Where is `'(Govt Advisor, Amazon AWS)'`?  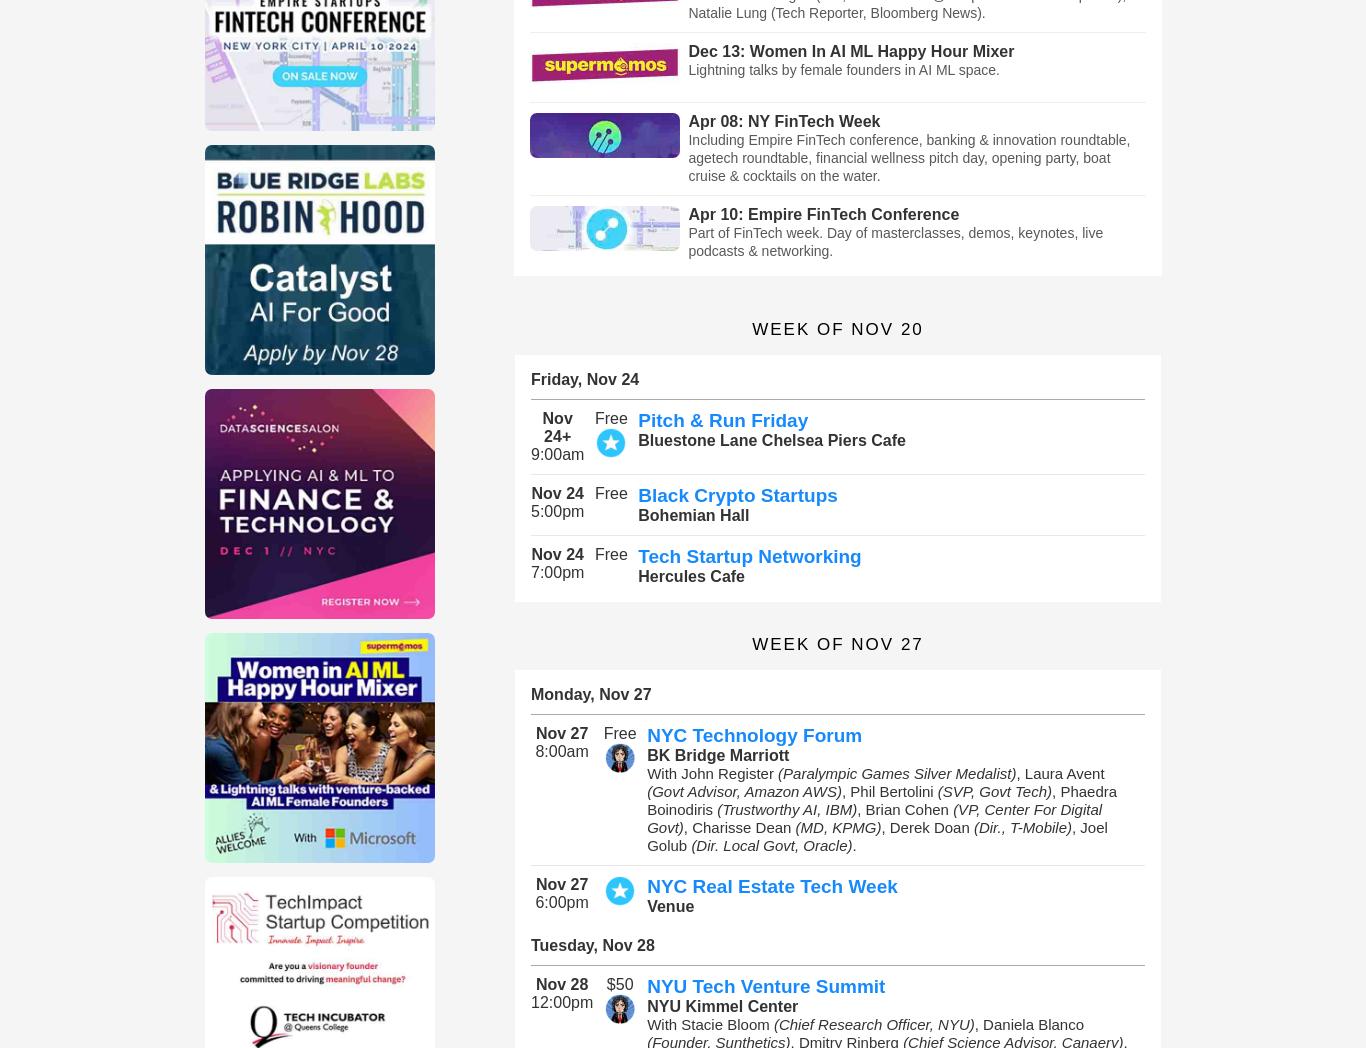
'(Govt Advisor, Amazon AWS)' is located at coordinates (744, 790).